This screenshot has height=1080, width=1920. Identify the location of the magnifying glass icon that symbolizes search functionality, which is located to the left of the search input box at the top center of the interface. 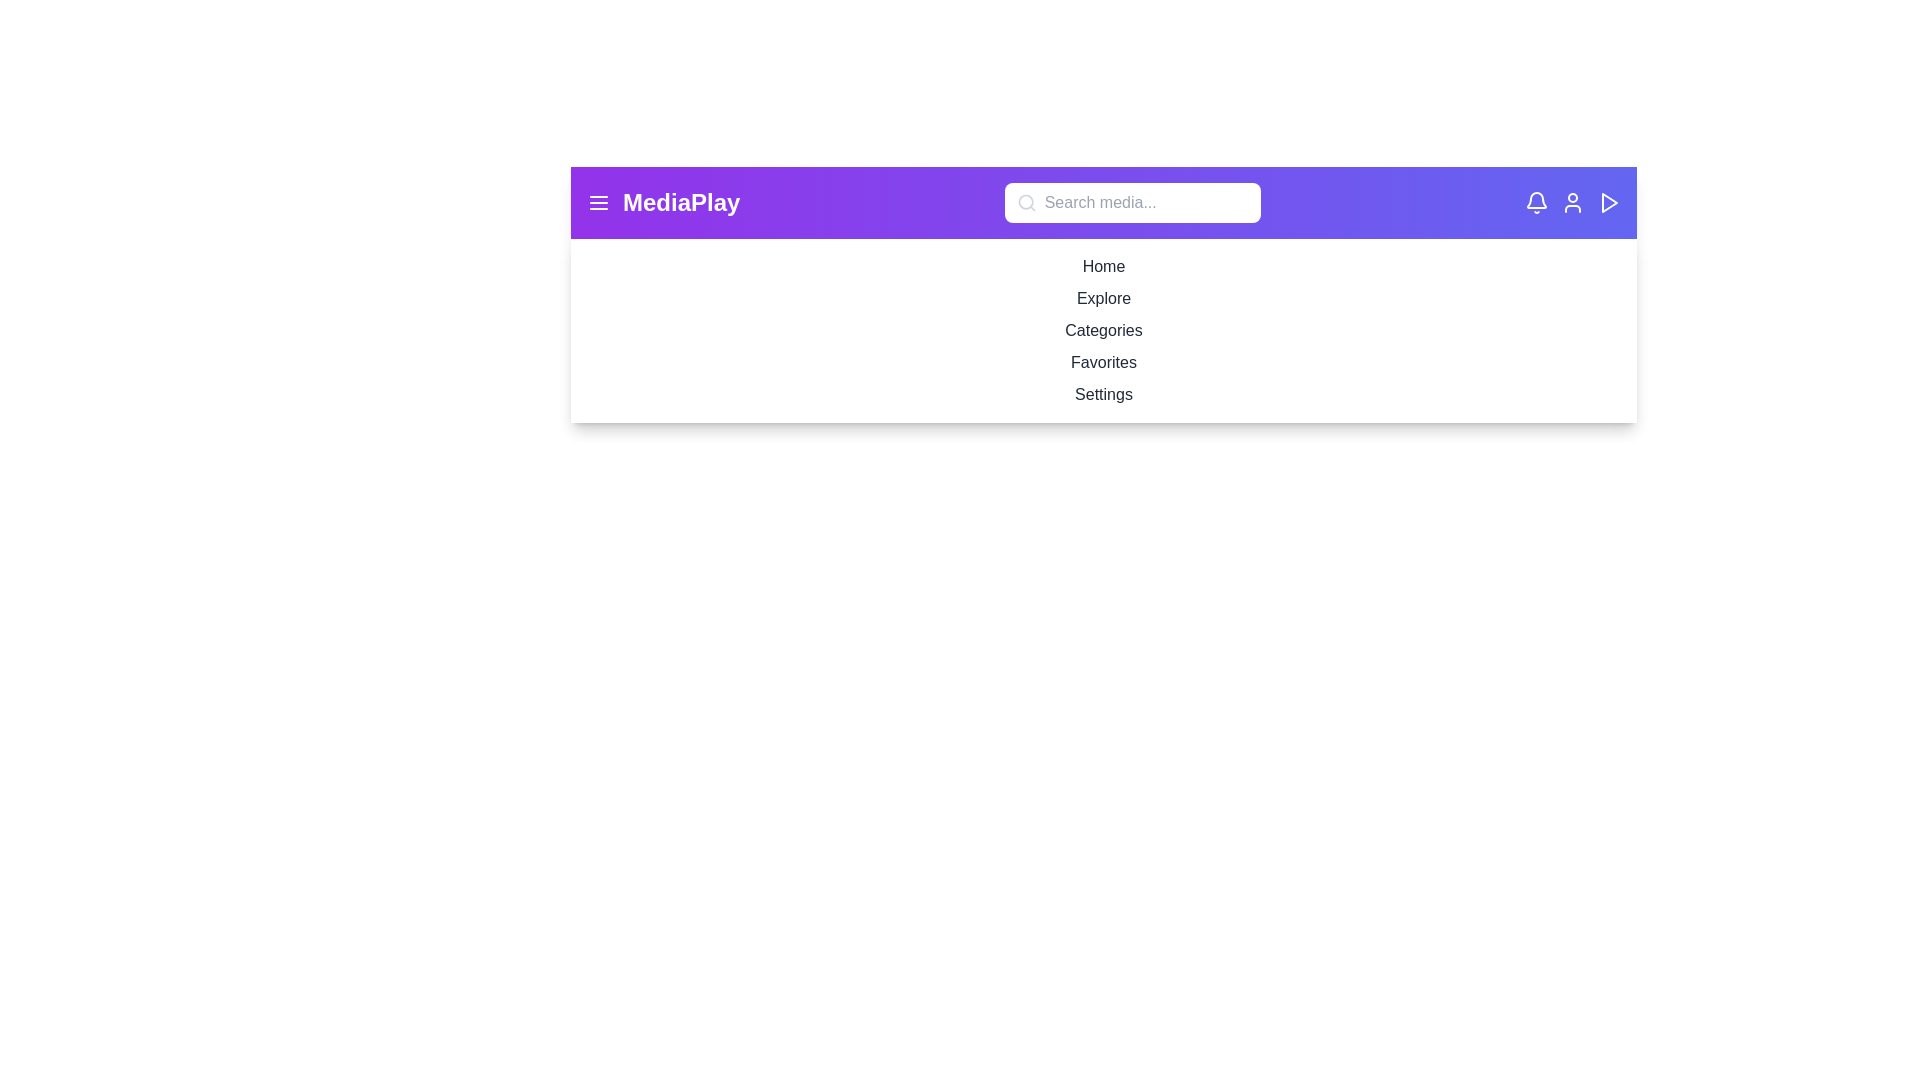
(1026, 203).